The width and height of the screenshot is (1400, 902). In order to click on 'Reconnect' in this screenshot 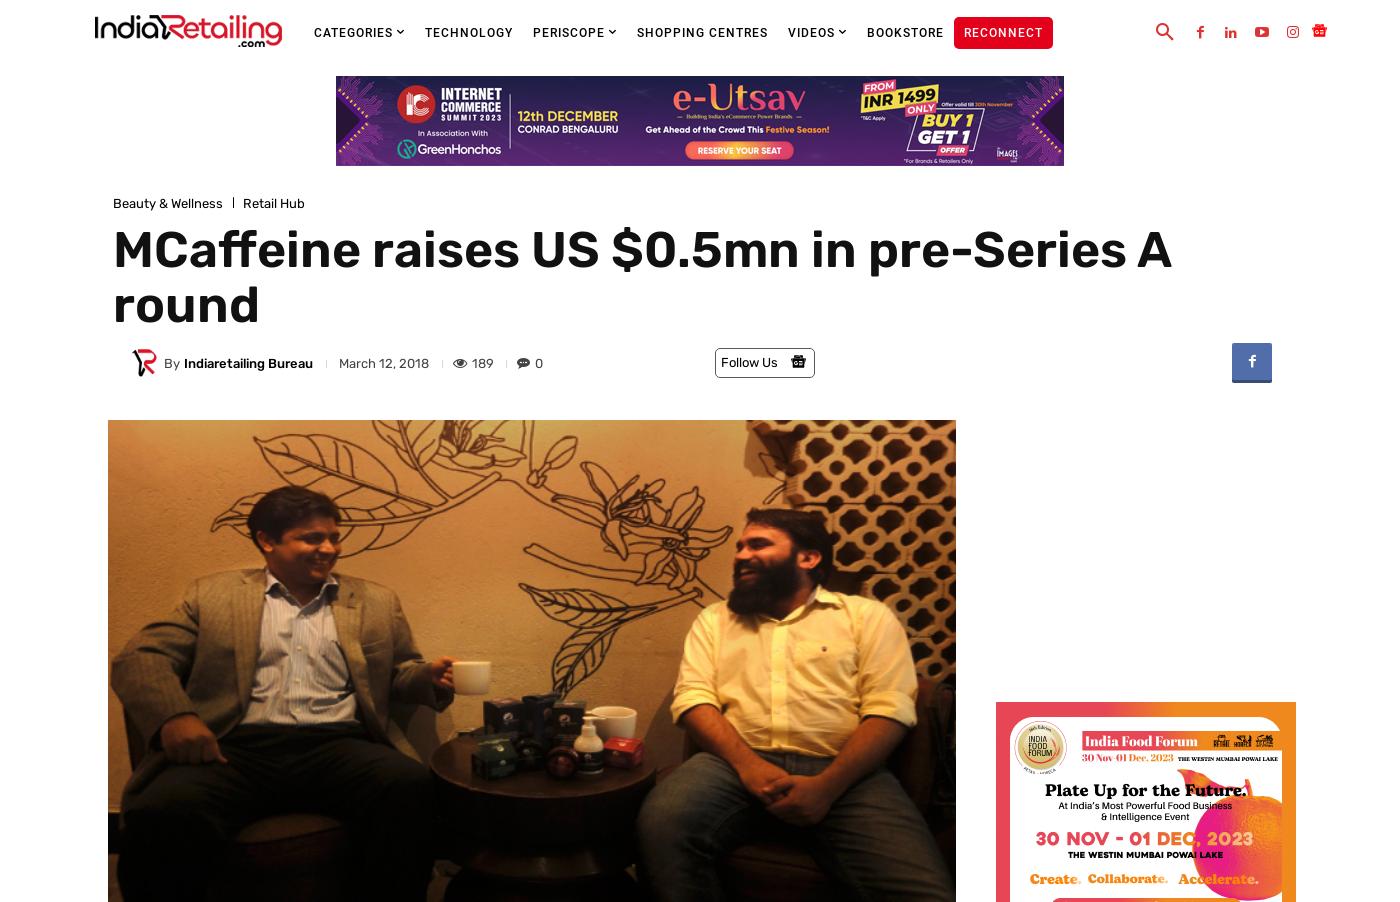, I will do `click(1003, 32)`.